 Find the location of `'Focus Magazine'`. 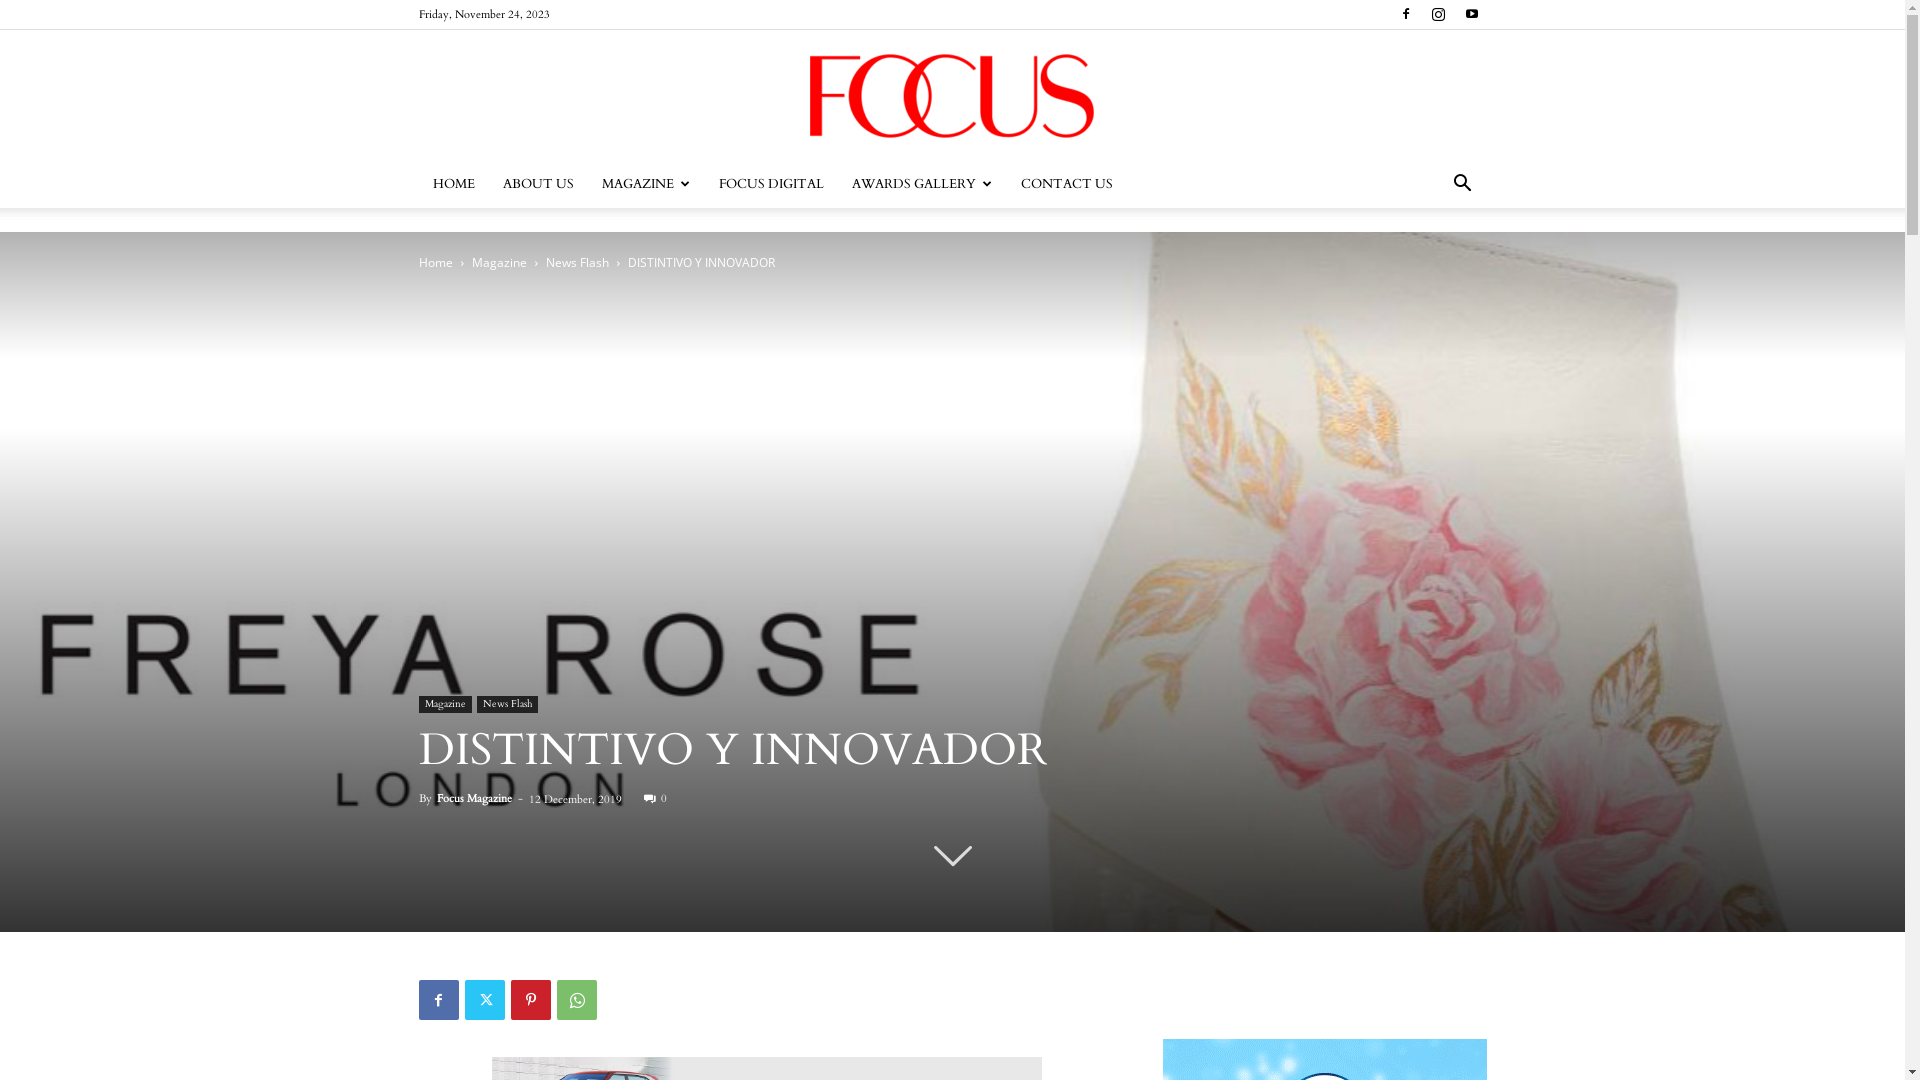

'Focus Magazine' is located at coordinates (472, 797).